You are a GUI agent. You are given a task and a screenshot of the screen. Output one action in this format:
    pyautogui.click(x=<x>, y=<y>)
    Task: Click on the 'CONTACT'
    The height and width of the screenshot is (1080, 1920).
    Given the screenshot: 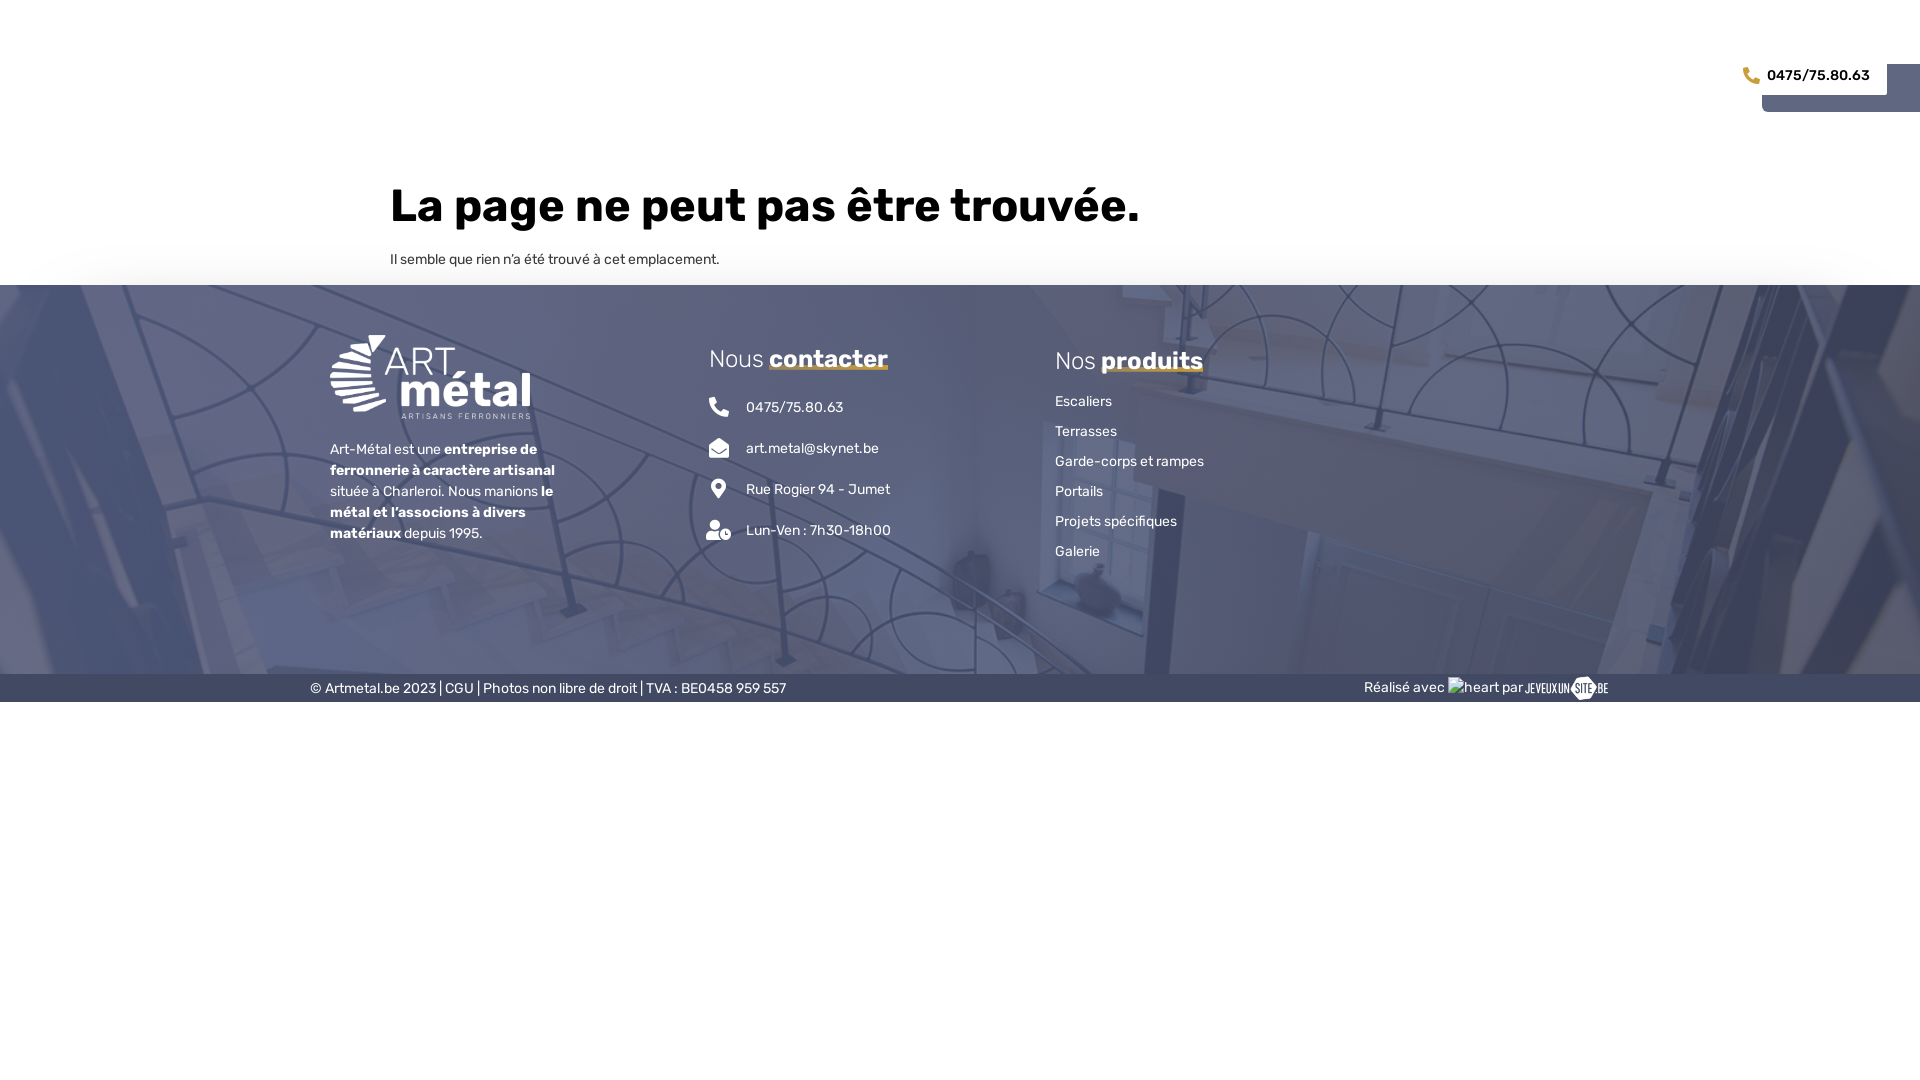 What is the action you would take?
    pyautogui.click(x=1242, y=76)
    